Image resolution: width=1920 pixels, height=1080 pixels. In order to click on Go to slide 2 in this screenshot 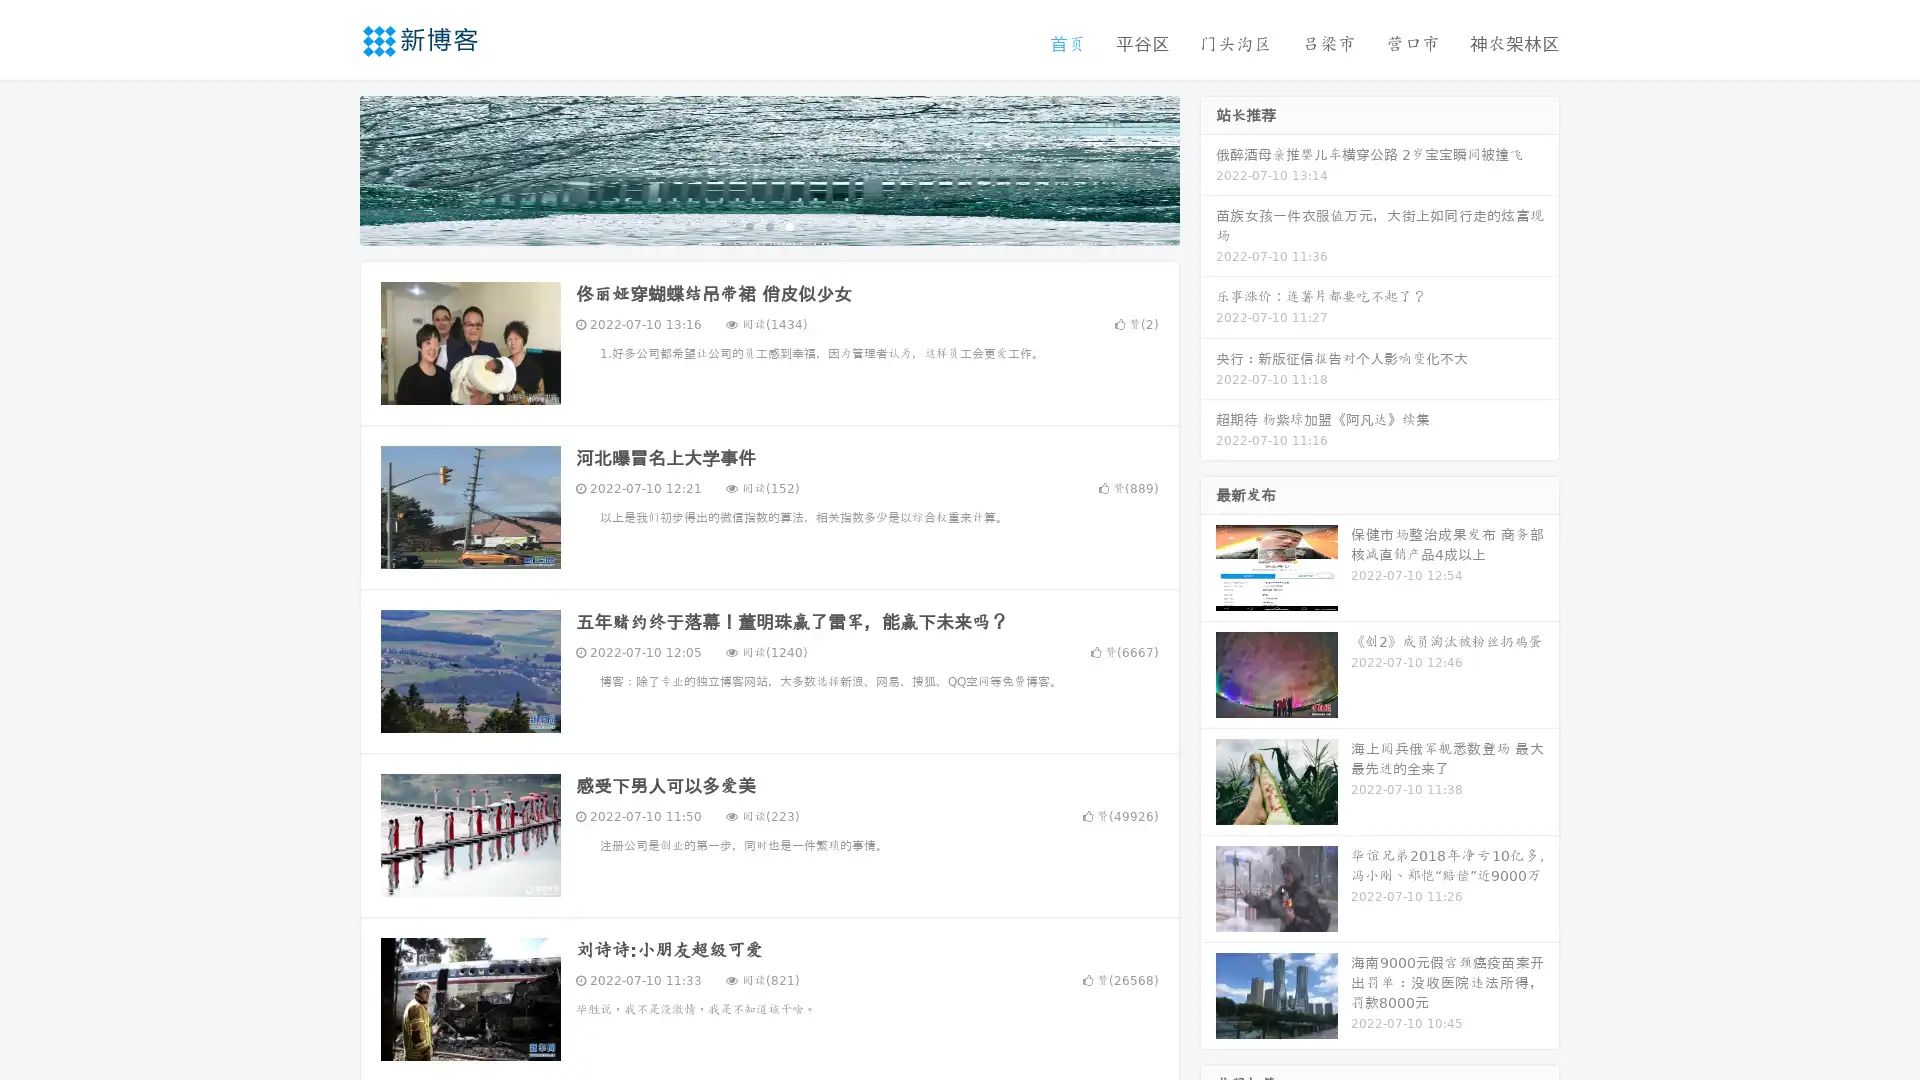, I will do `click(768, 225)`.